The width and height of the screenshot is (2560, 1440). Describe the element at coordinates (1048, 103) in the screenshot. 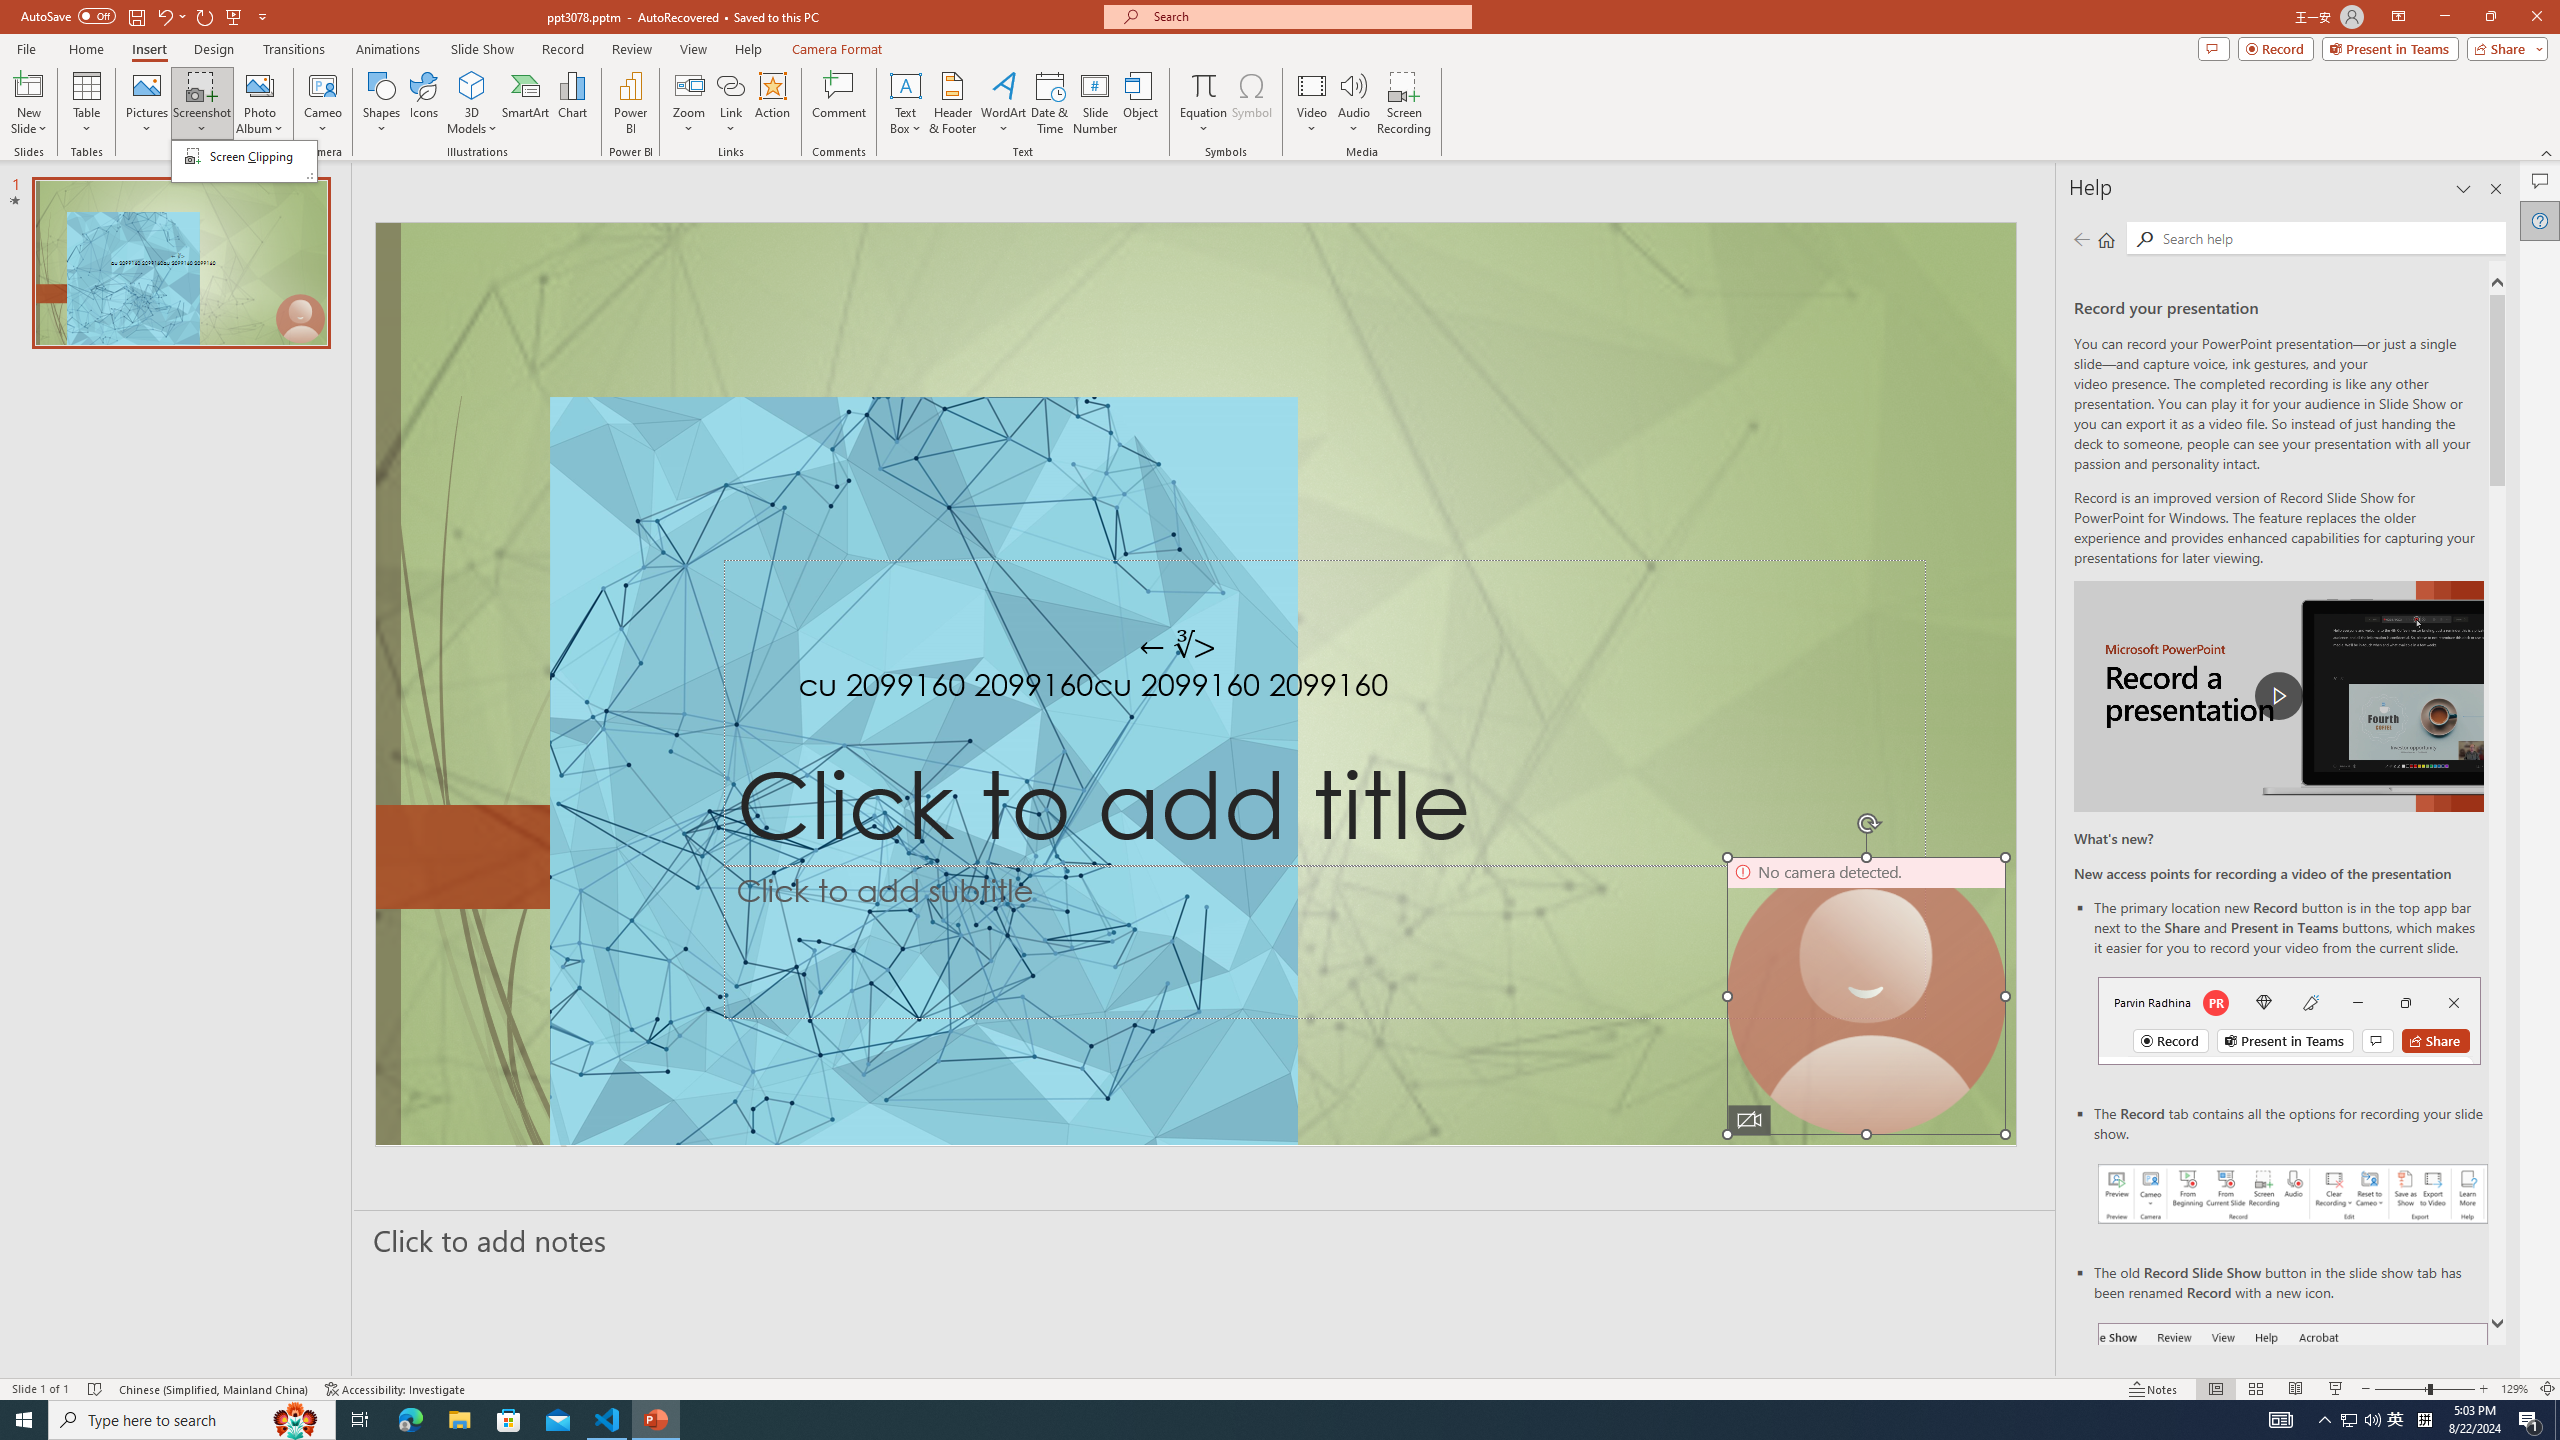

I see `'Date & Time...'` at that location.